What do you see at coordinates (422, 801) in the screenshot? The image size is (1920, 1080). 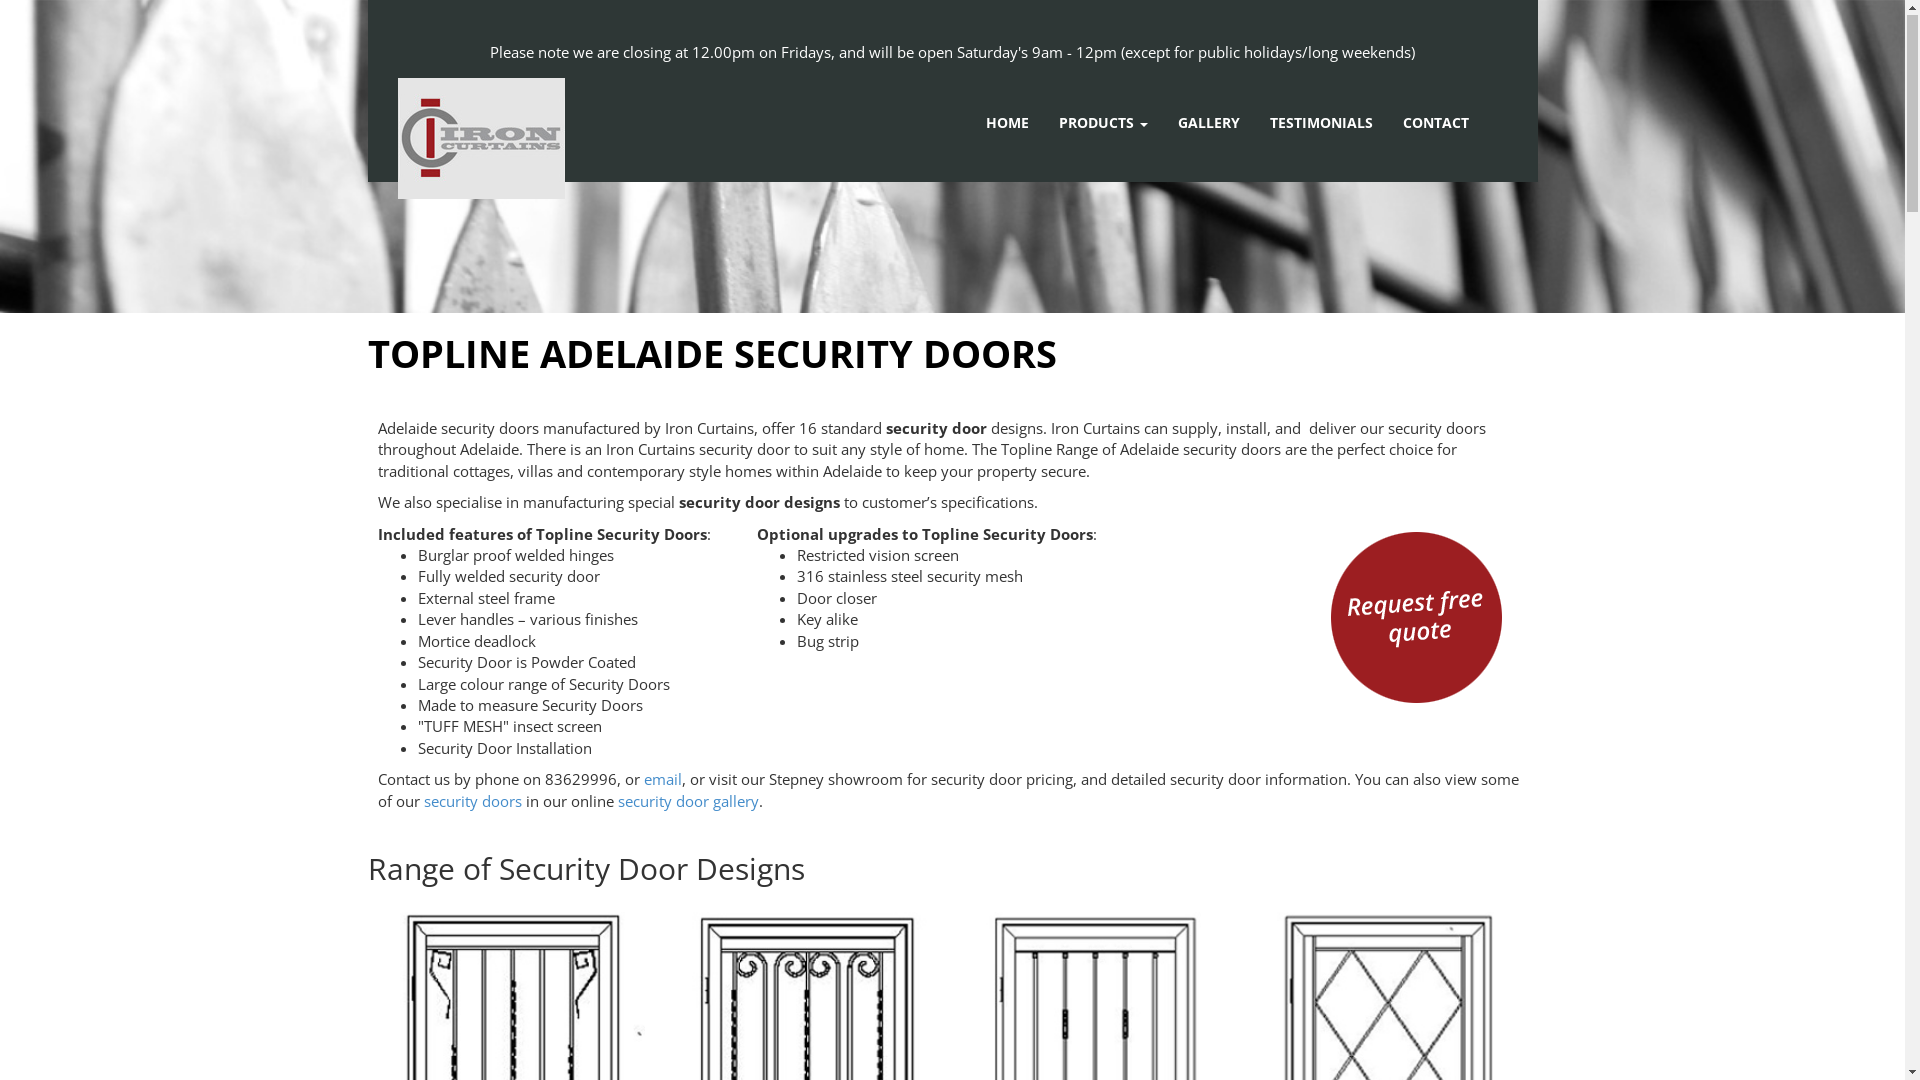 I see `'security doors'` at bounding box center [422, 801].